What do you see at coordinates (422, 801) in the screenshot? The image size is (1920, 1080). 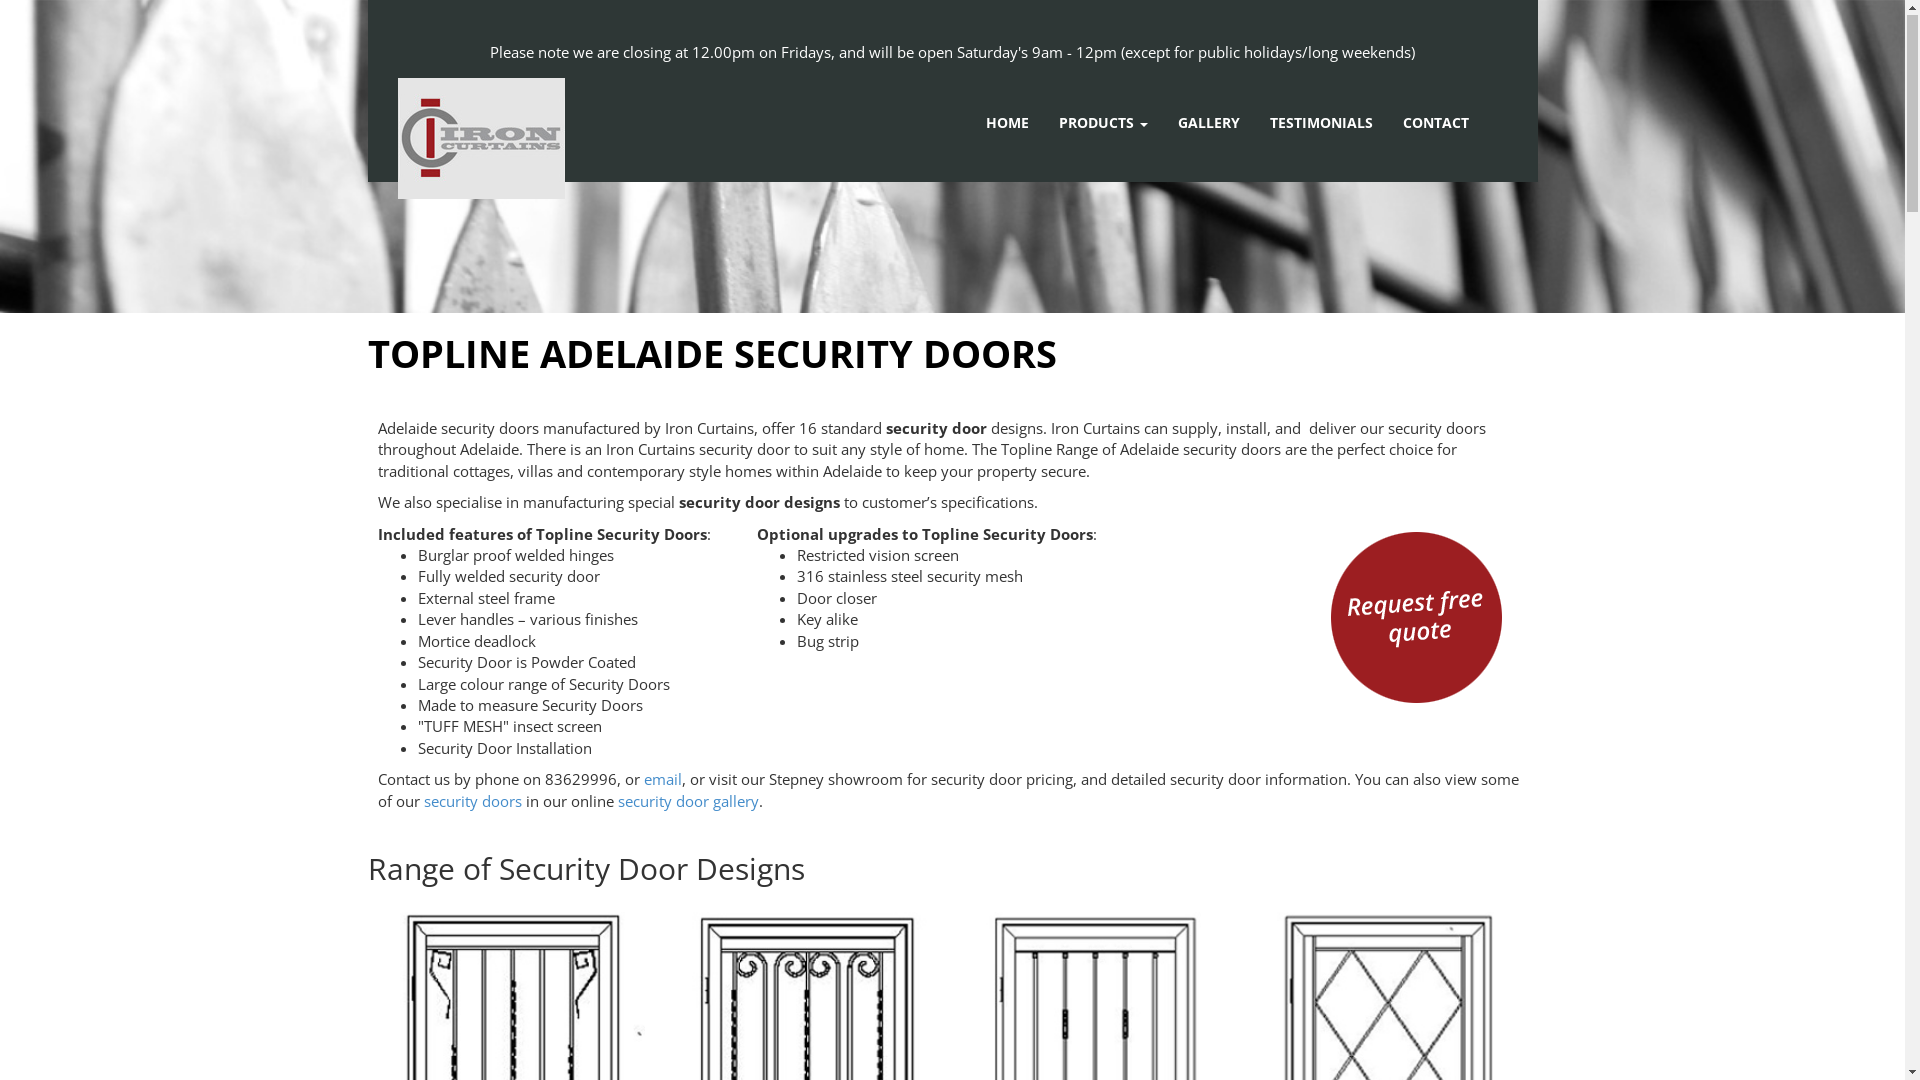 I see `'security doors'` at bounding box center [422, 801].